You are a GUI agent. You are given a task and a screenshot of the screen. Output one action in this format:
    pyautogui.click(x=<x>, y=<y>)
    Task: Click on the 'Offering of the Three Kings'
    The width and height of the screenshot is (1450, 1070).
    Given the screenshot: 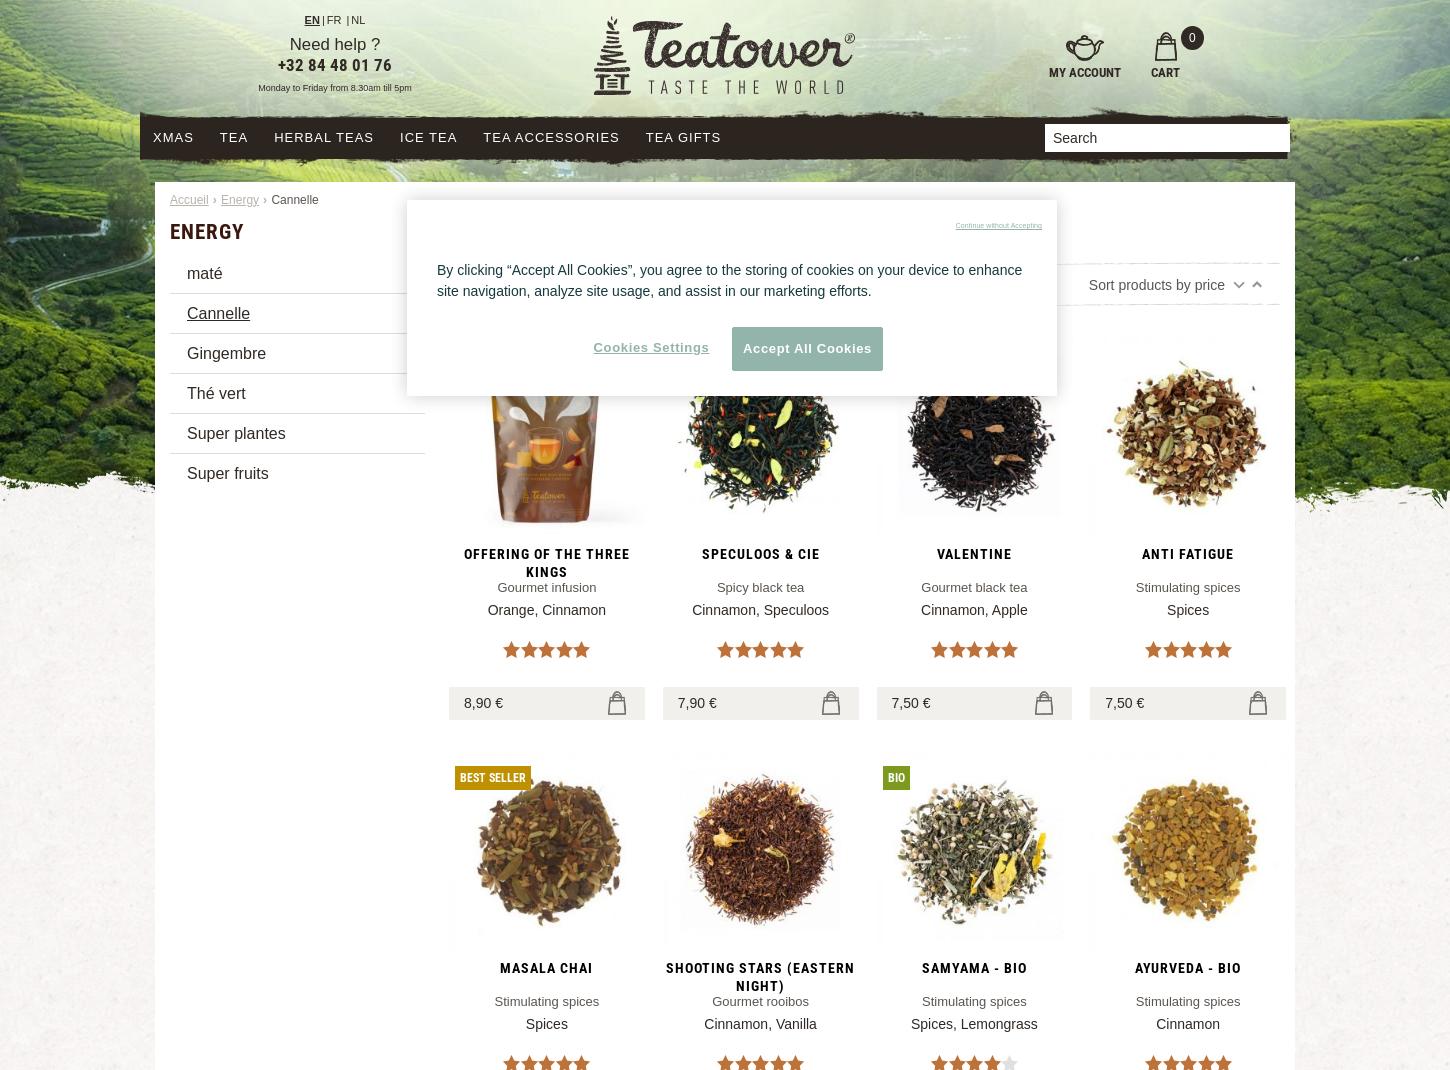 What is the action you would take?
    pyautogui.click(x=546, y=560)
    